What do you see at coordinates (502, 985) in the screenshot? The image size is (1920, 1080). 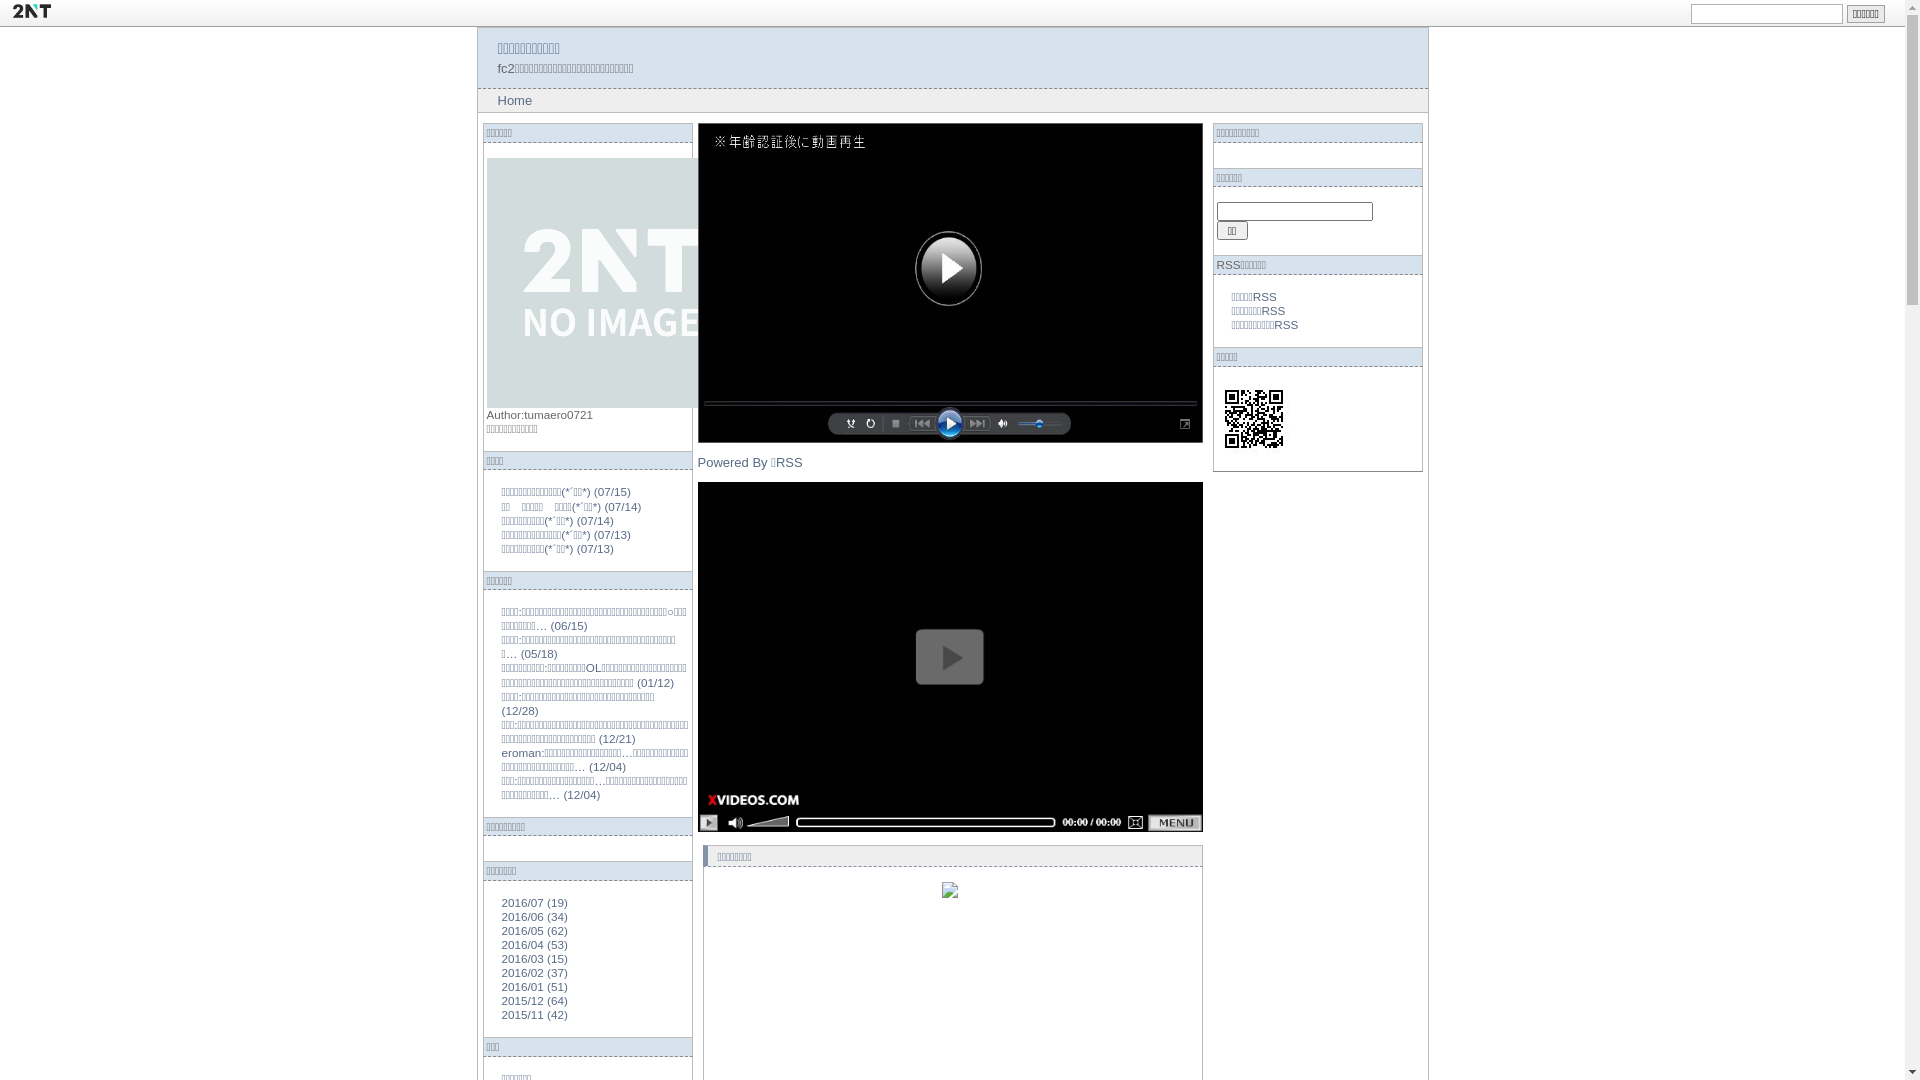 I see `'2016/01 (51)'` at bounding box center [502, 985].